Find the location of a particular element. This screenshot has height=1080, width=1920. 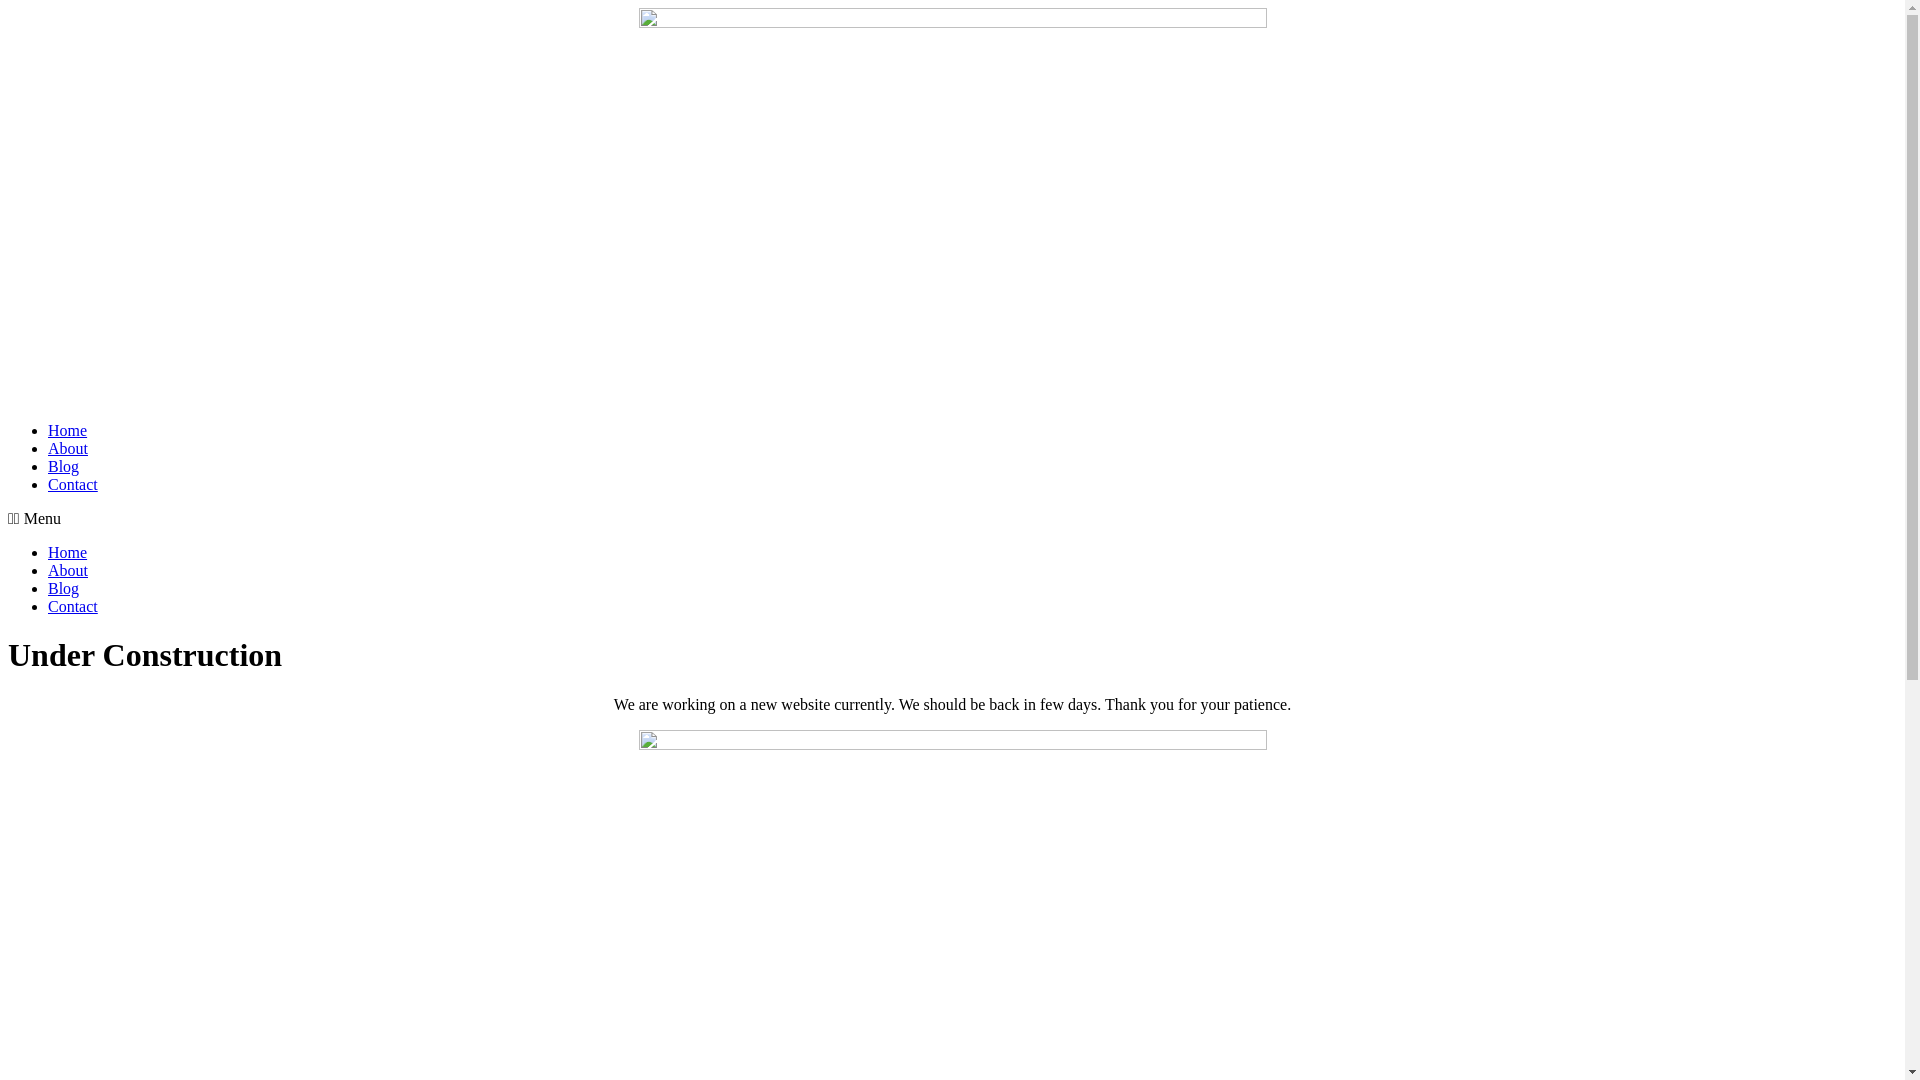

'About' is located at coordinates (67, 447).